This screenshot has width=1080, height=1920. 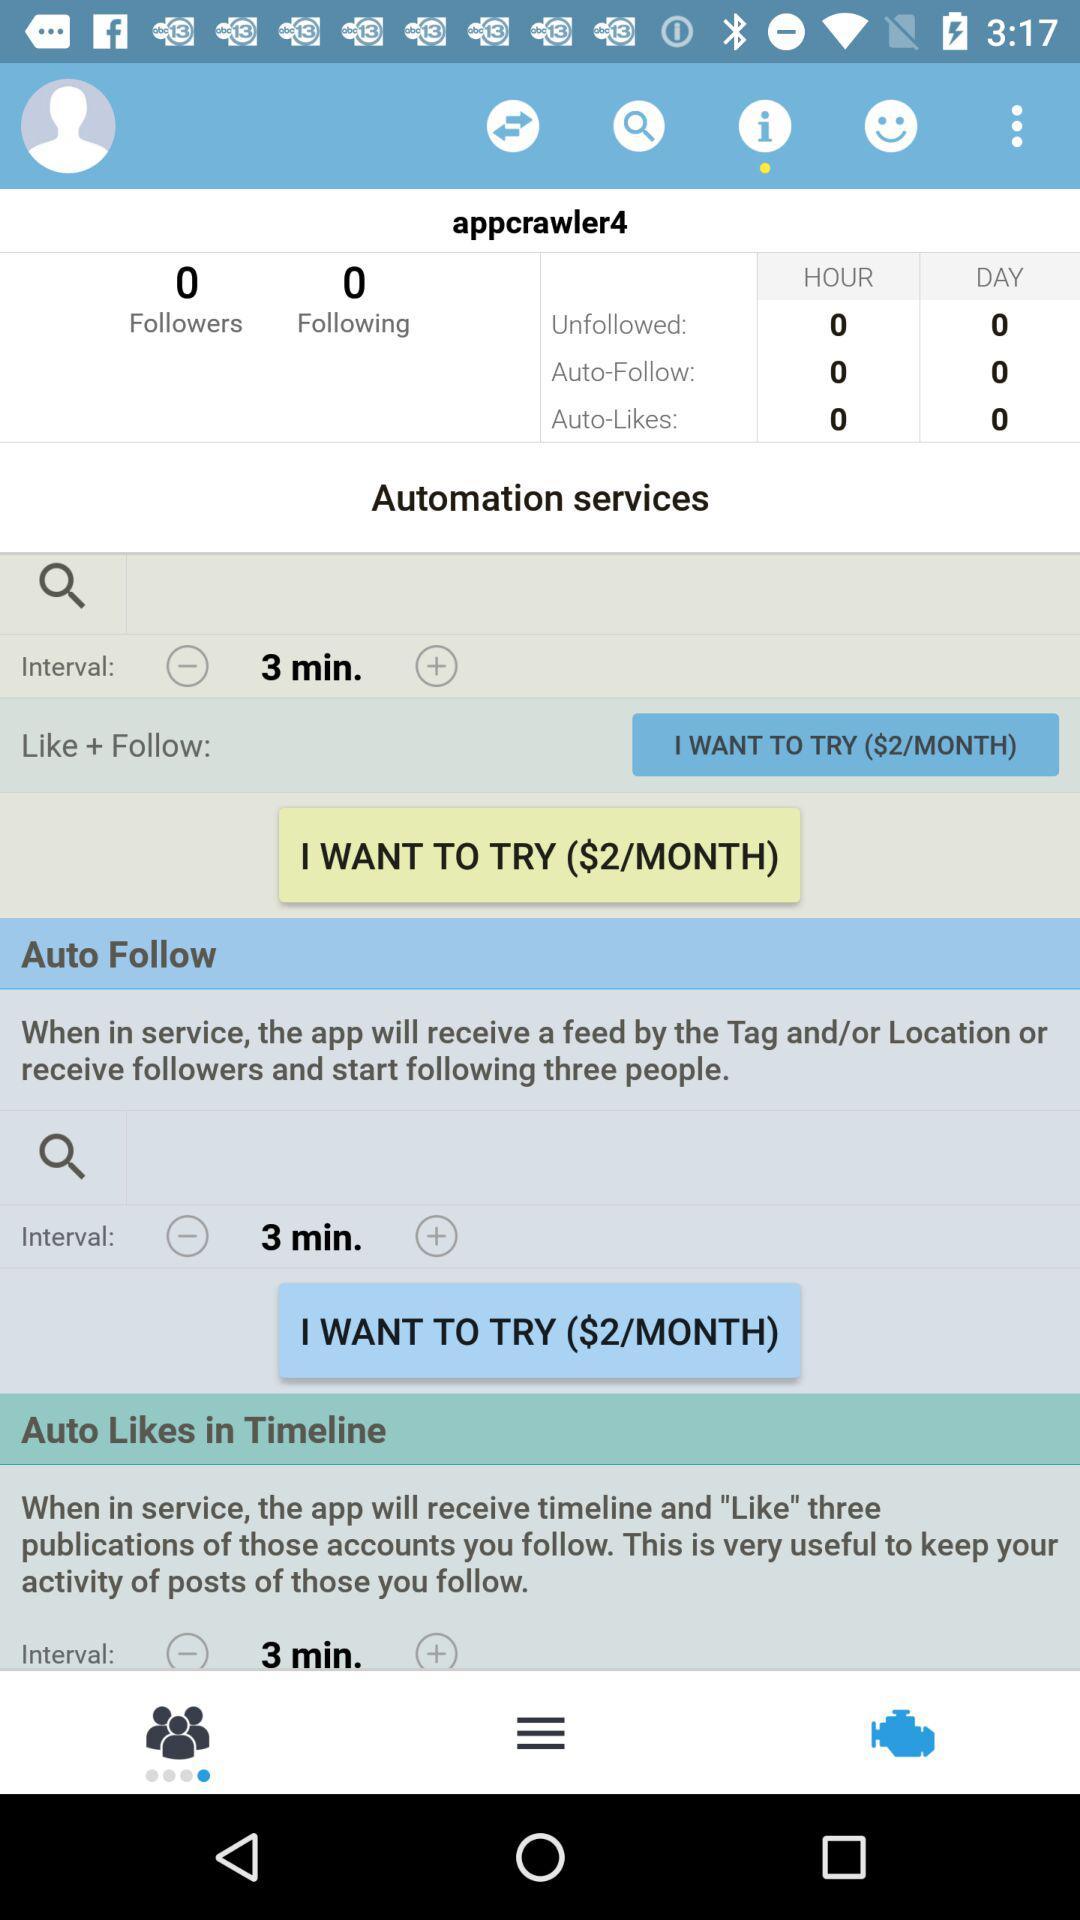 I want to click on reduce time interval, so click(x=187, y=666).